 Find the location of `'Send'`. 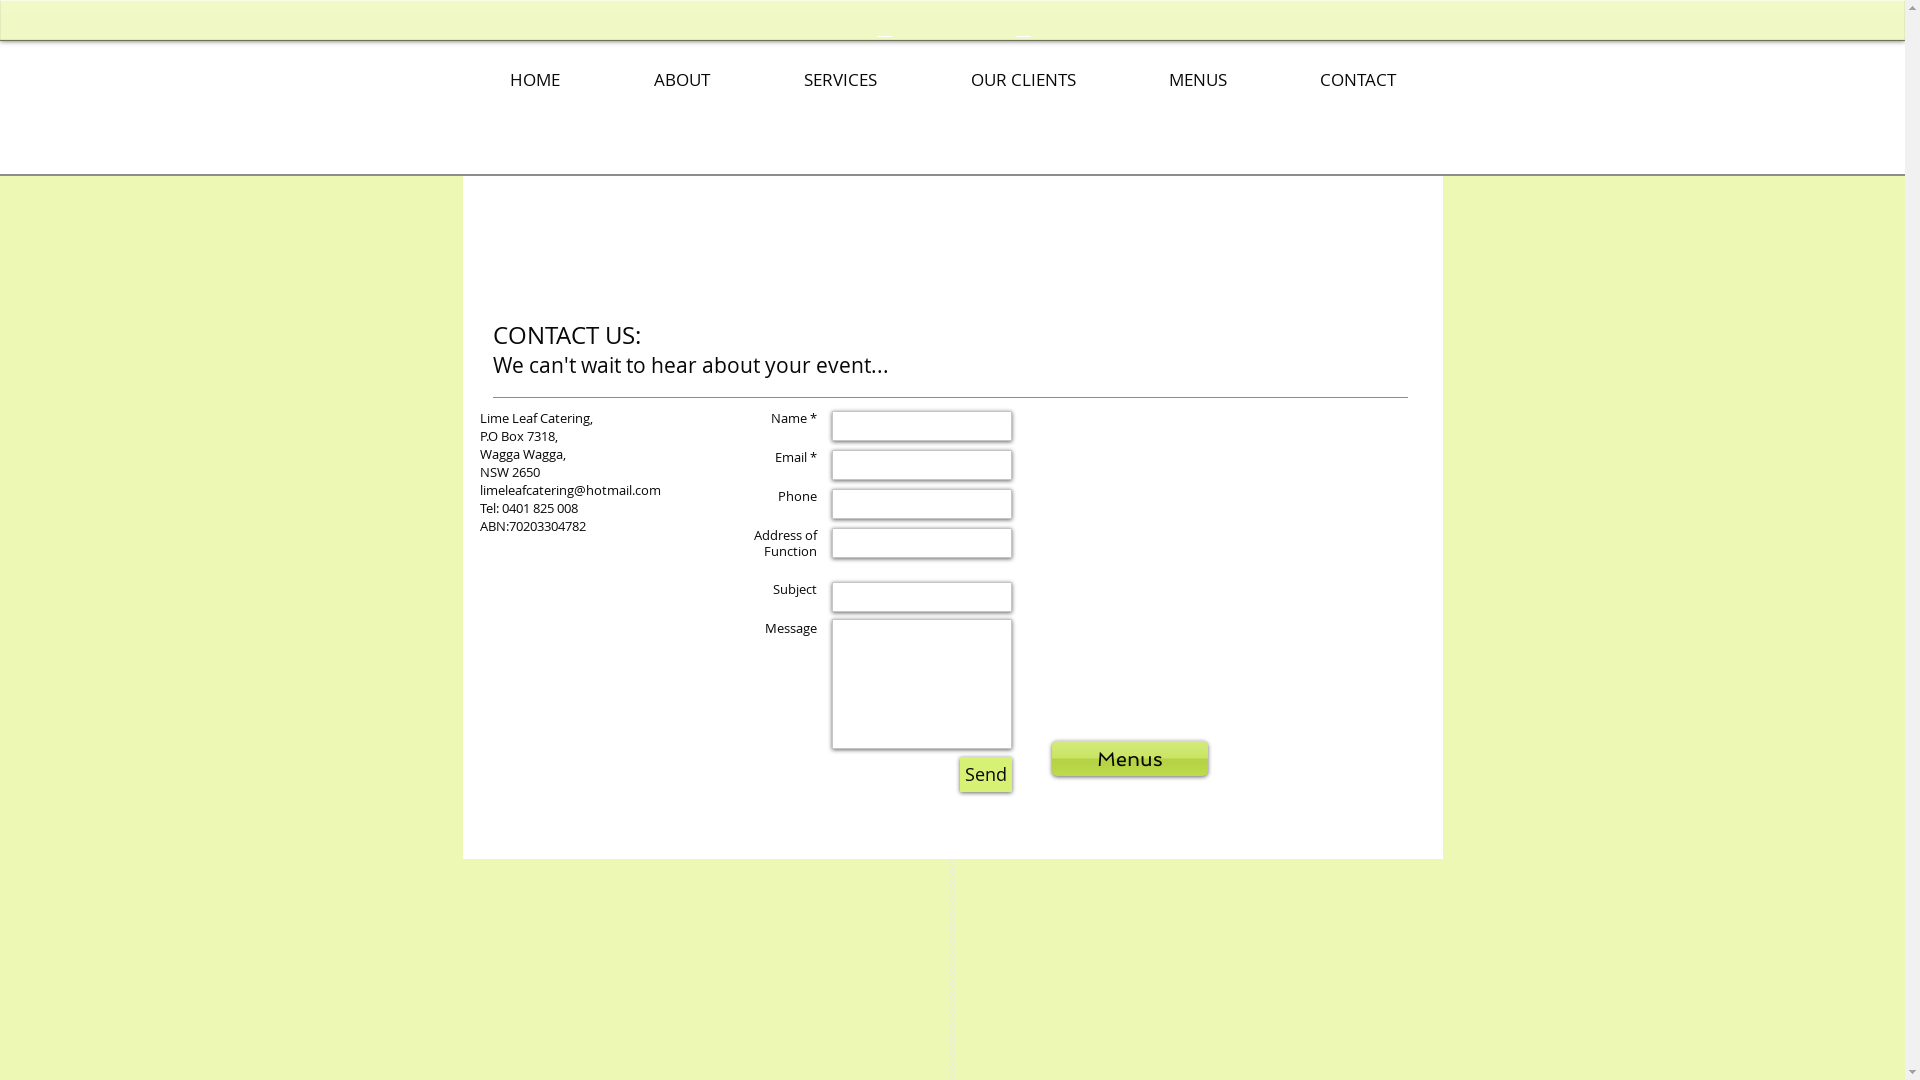

'Send' is located at coordinates (985, 773).